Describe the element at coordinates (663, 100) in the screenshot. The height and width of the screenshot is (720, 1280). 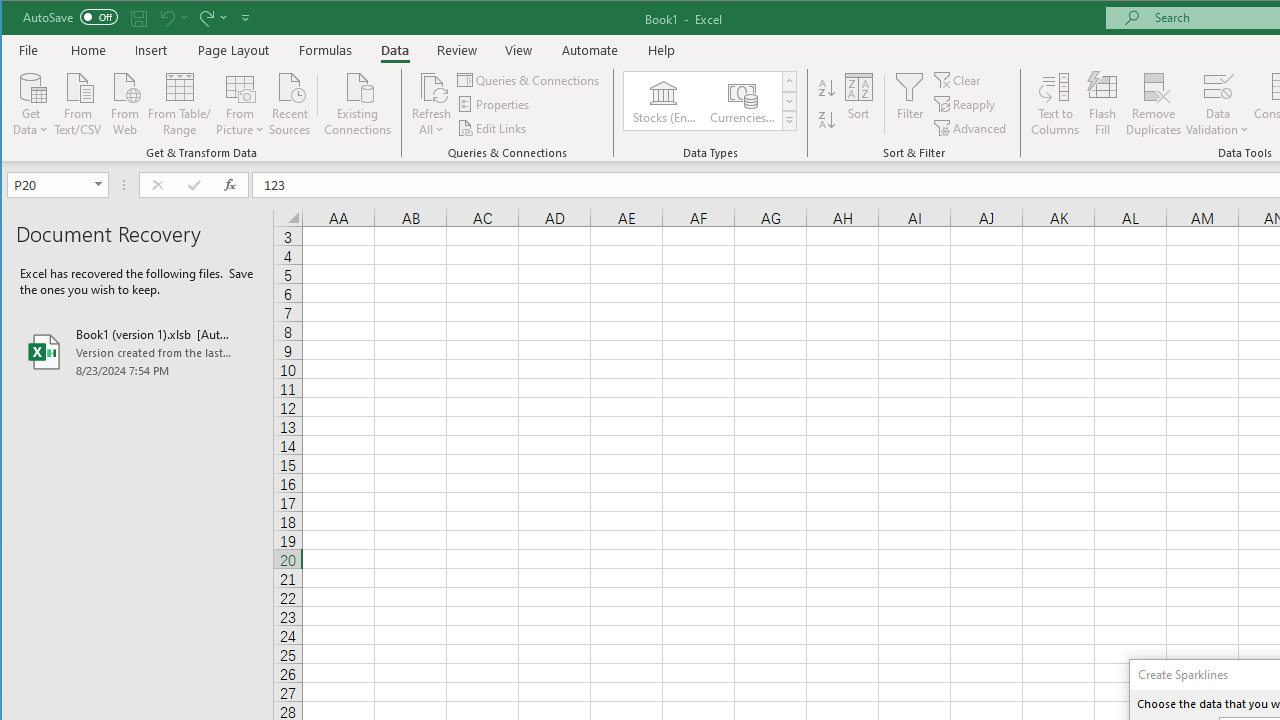
I see `'Stocks (English)'` at that location.